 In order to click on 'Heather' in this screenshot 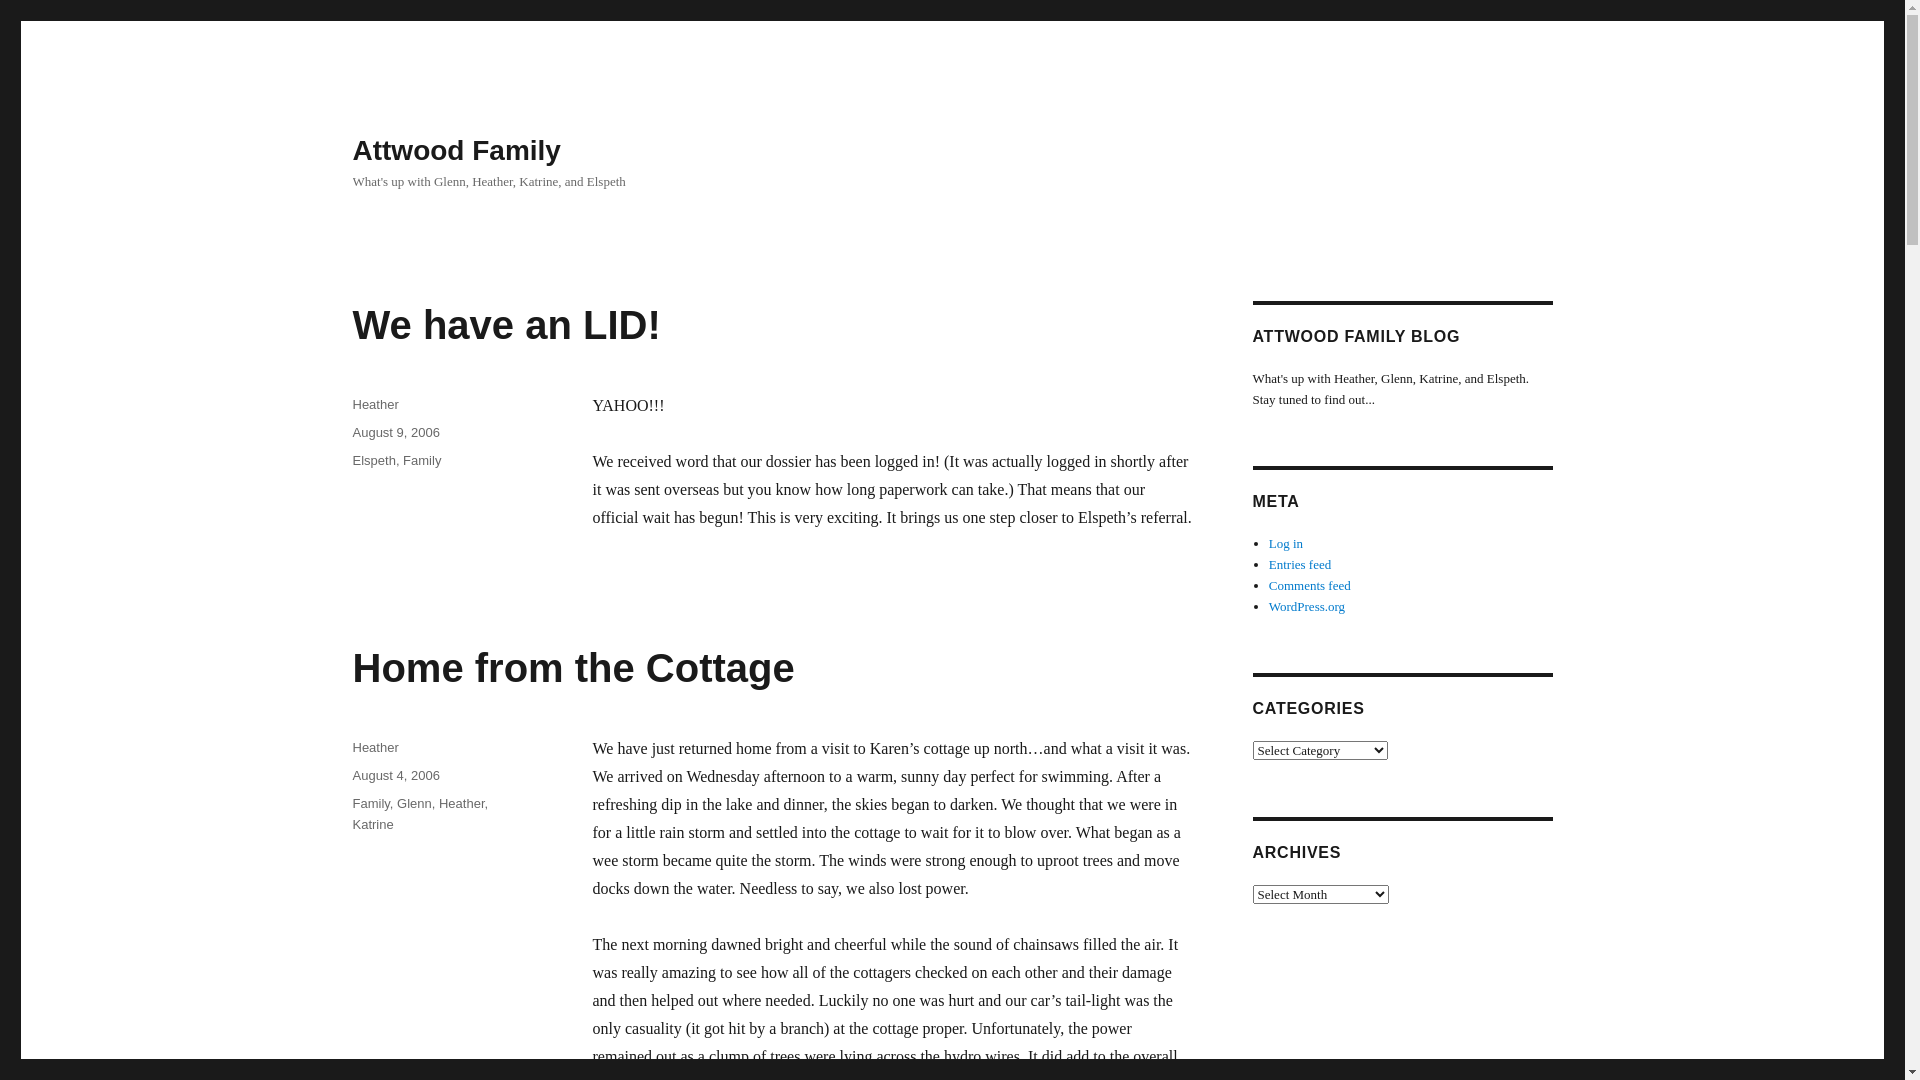, I will do `click(374, 404)`.